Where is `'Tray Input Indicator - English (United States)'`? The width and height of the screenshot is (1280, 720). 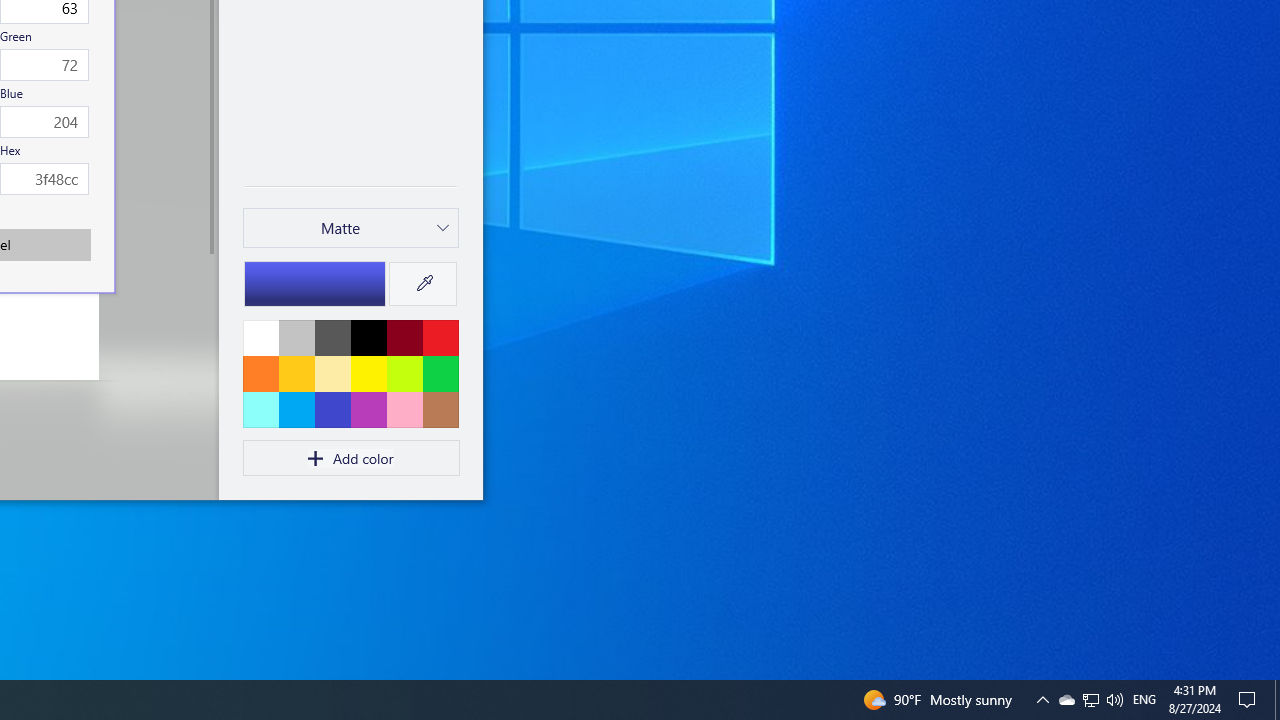
'Tray Input Indicator - English (United States)' is located at coordinates (1089, 698).